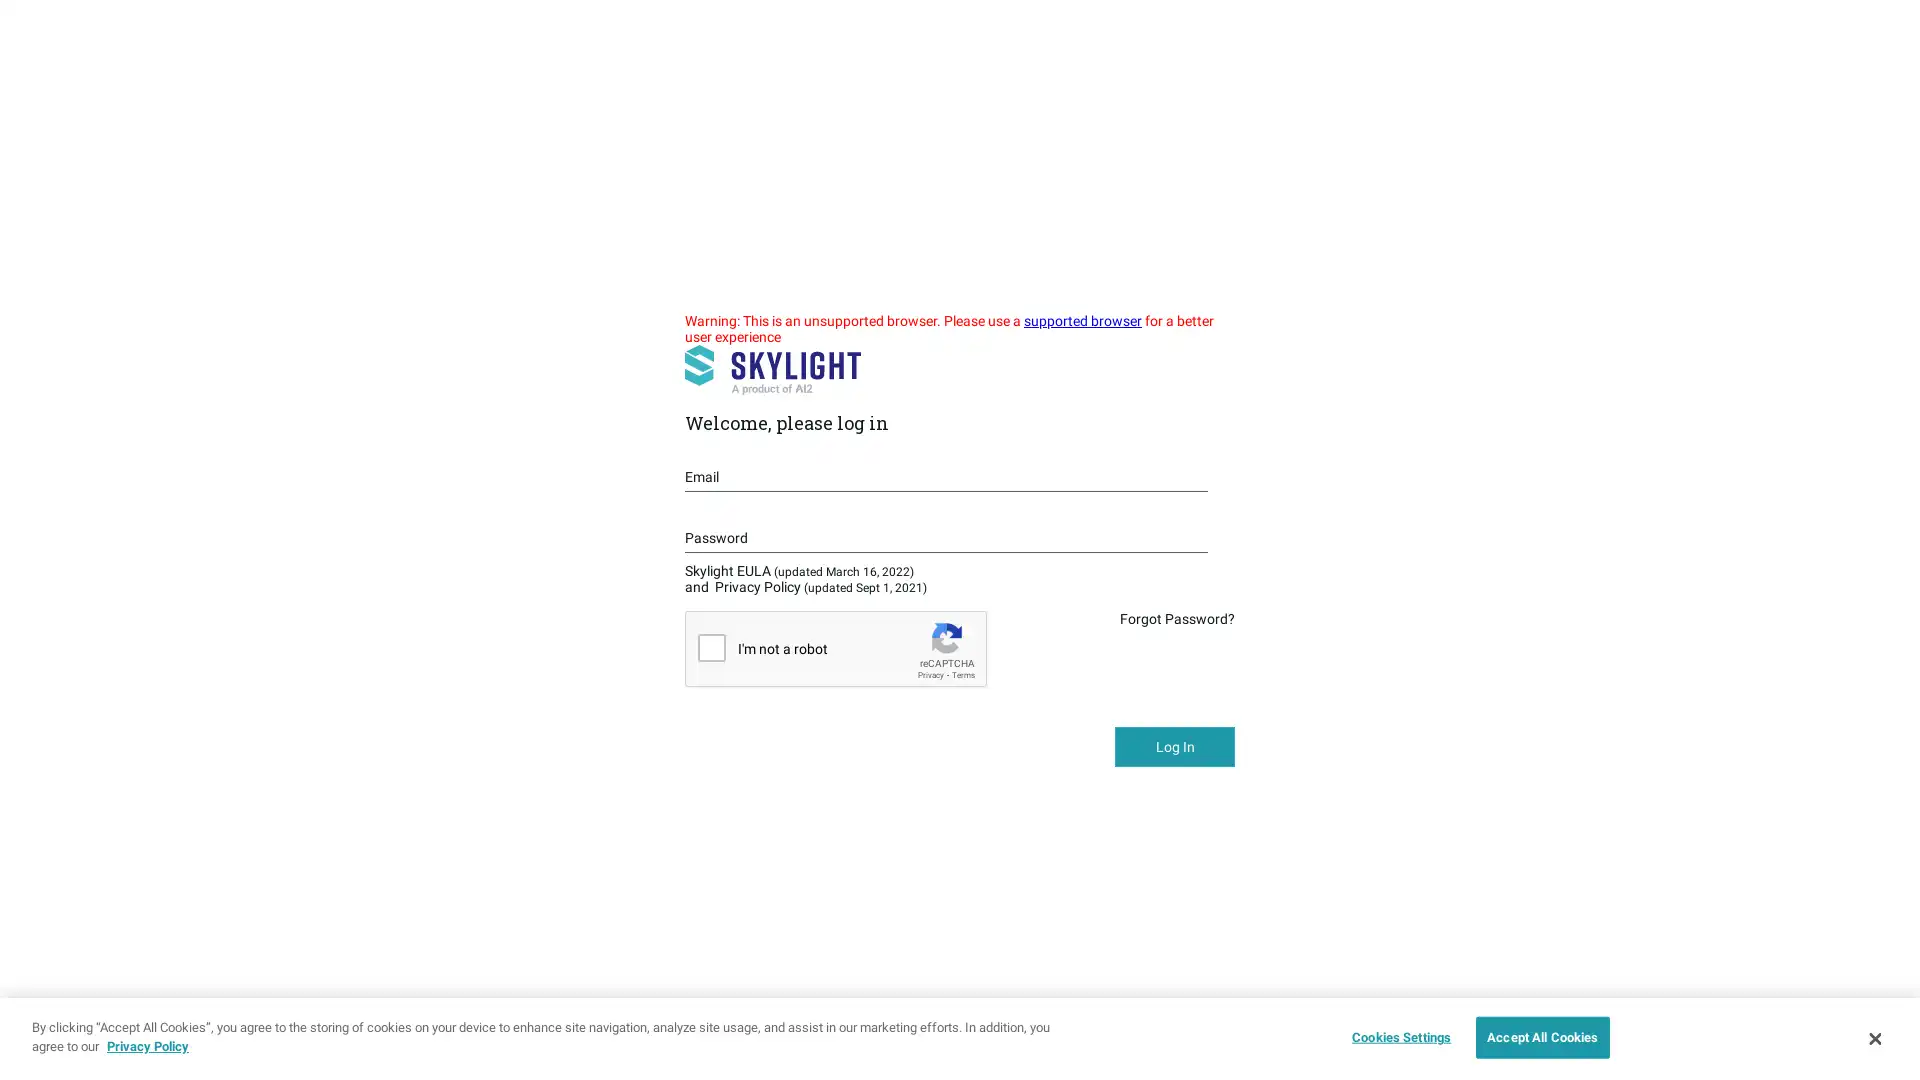 The height and width of the screenshot is (1080, 1920). I want to click on Close, so click(1873, 1036).